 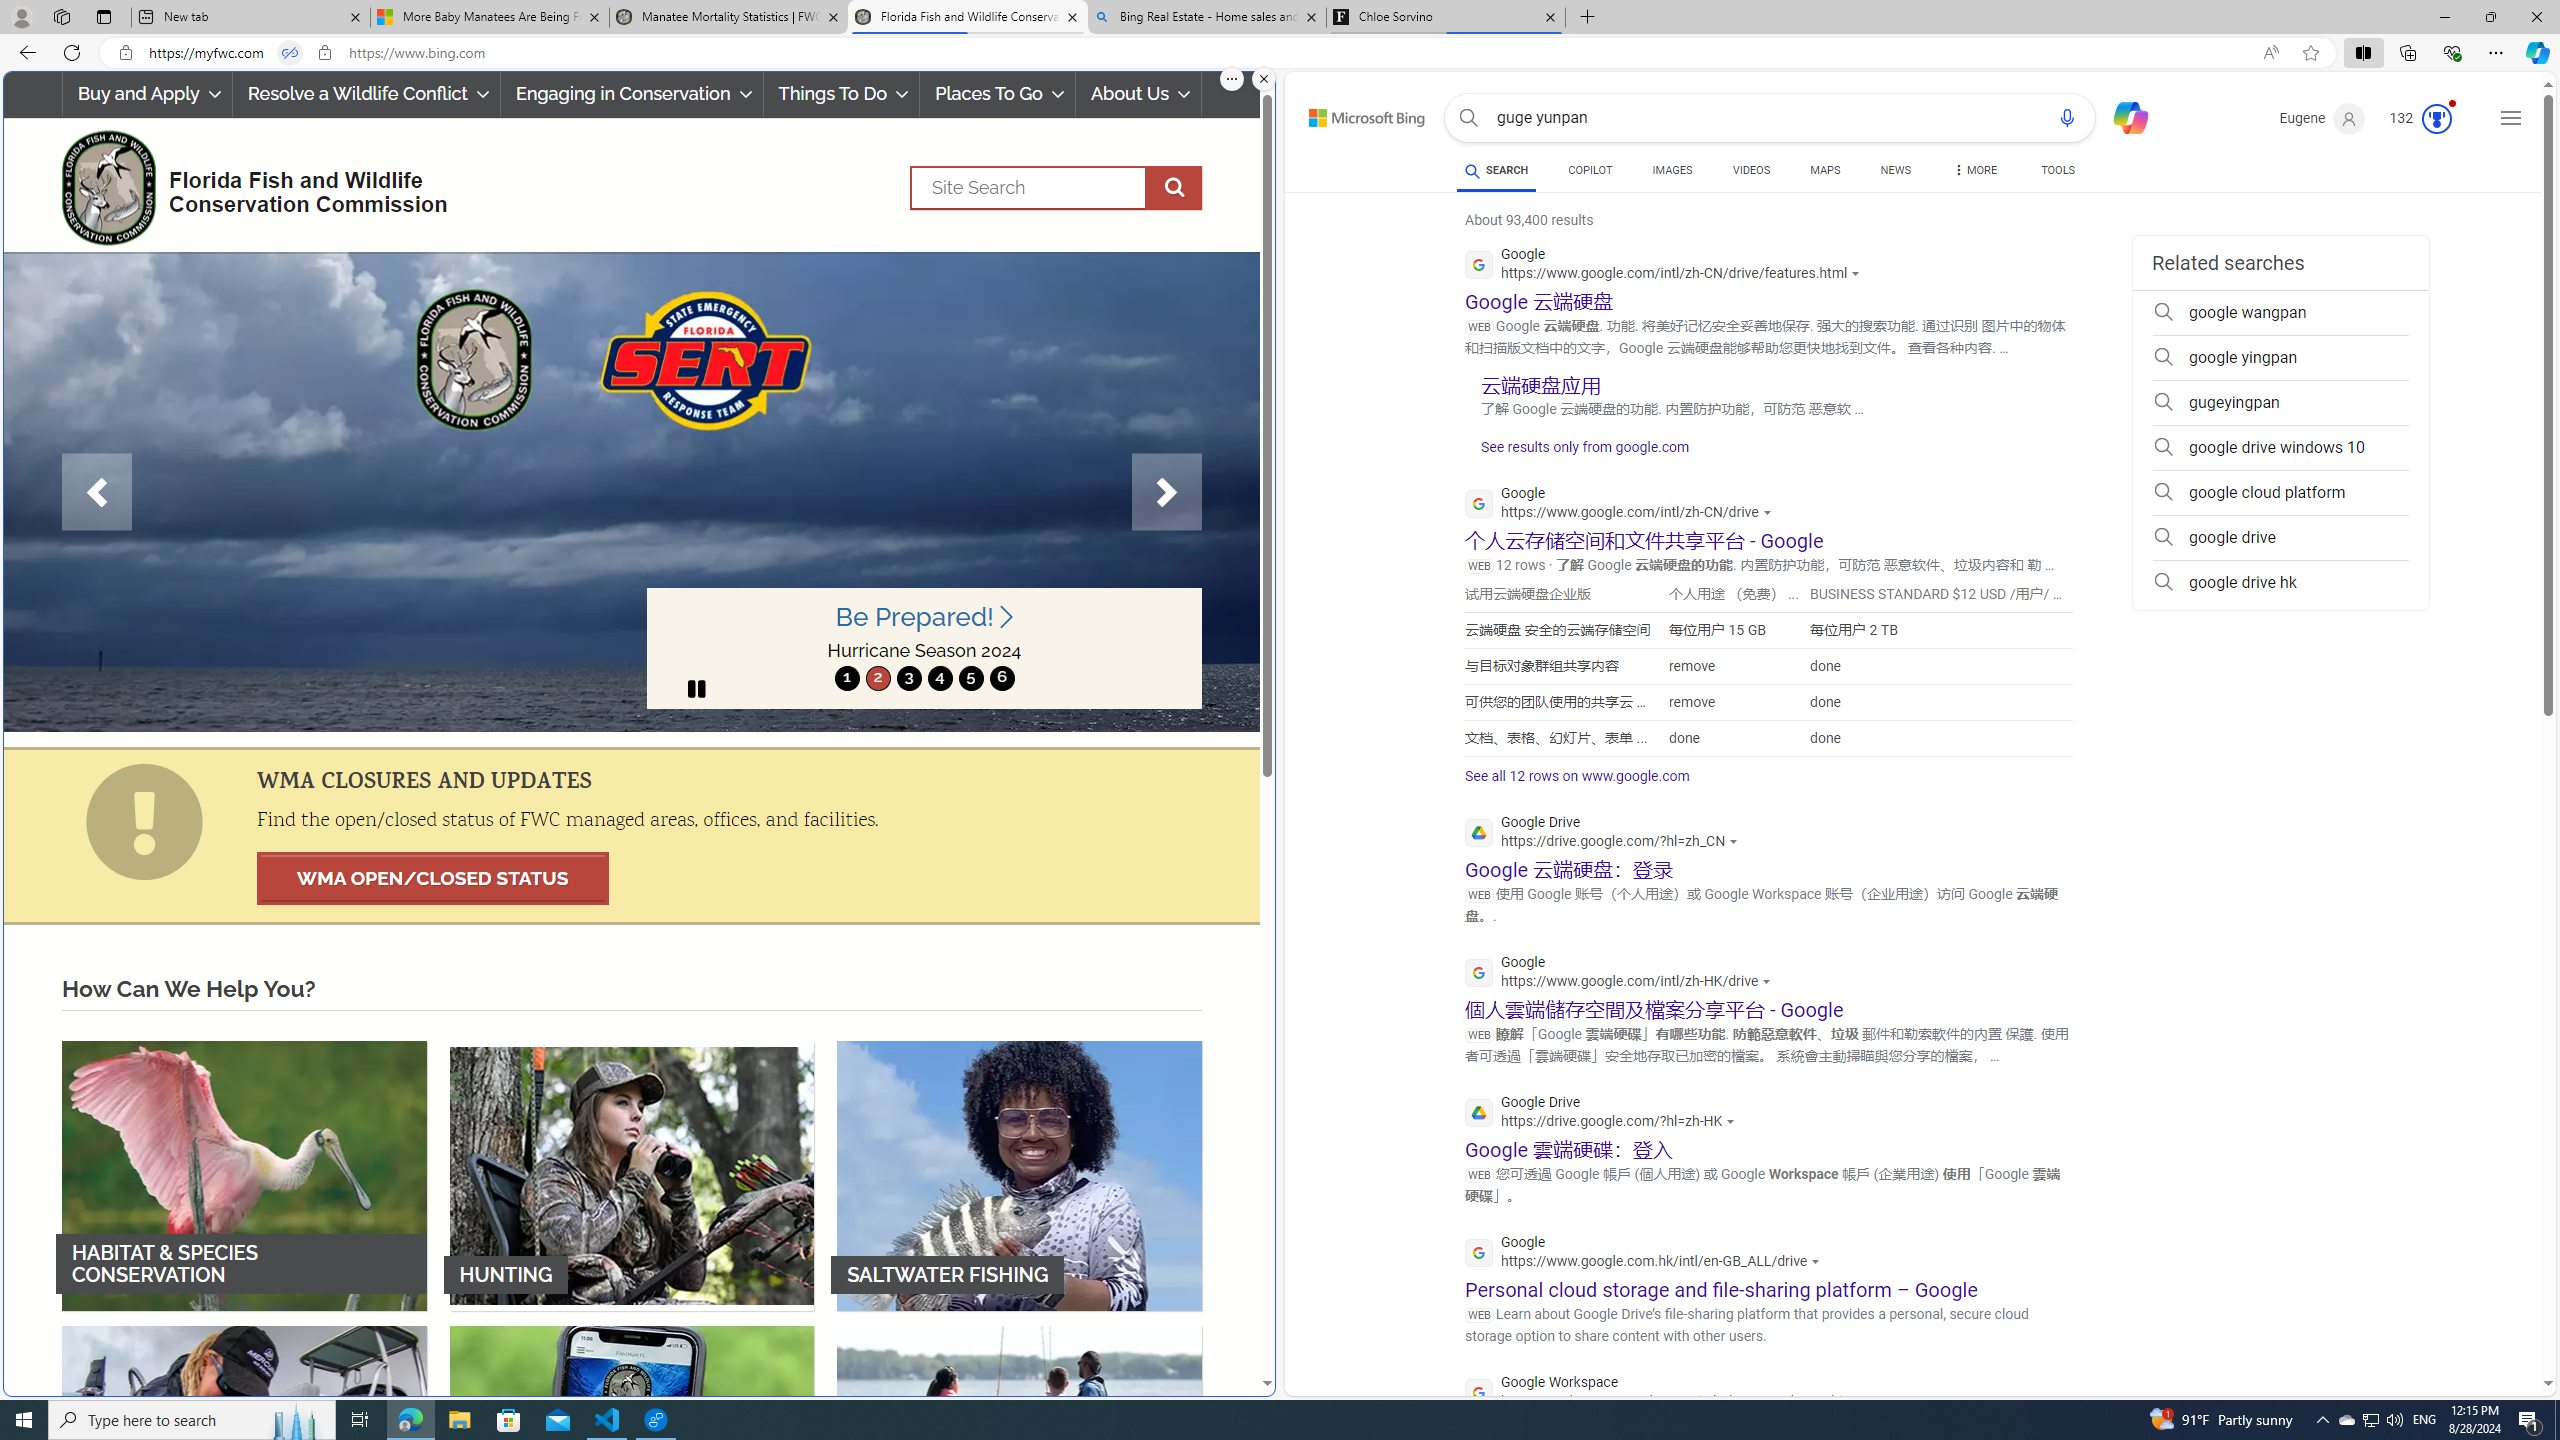 What do you see at coordinates (841, 93) in the screenshot?
I see `'Things To Do'` at bounding box center [841, 93].